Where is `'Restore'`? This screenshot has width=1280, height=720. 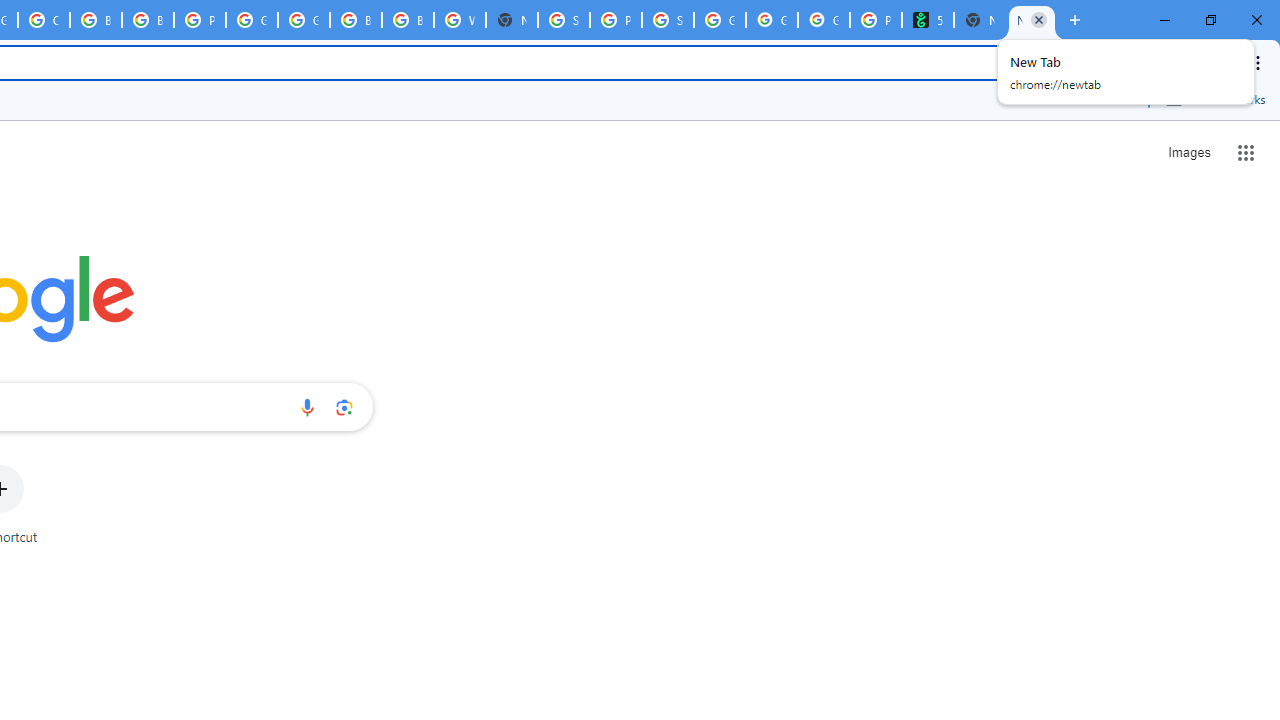
'Restore' is located at coordinates (1209, 20).